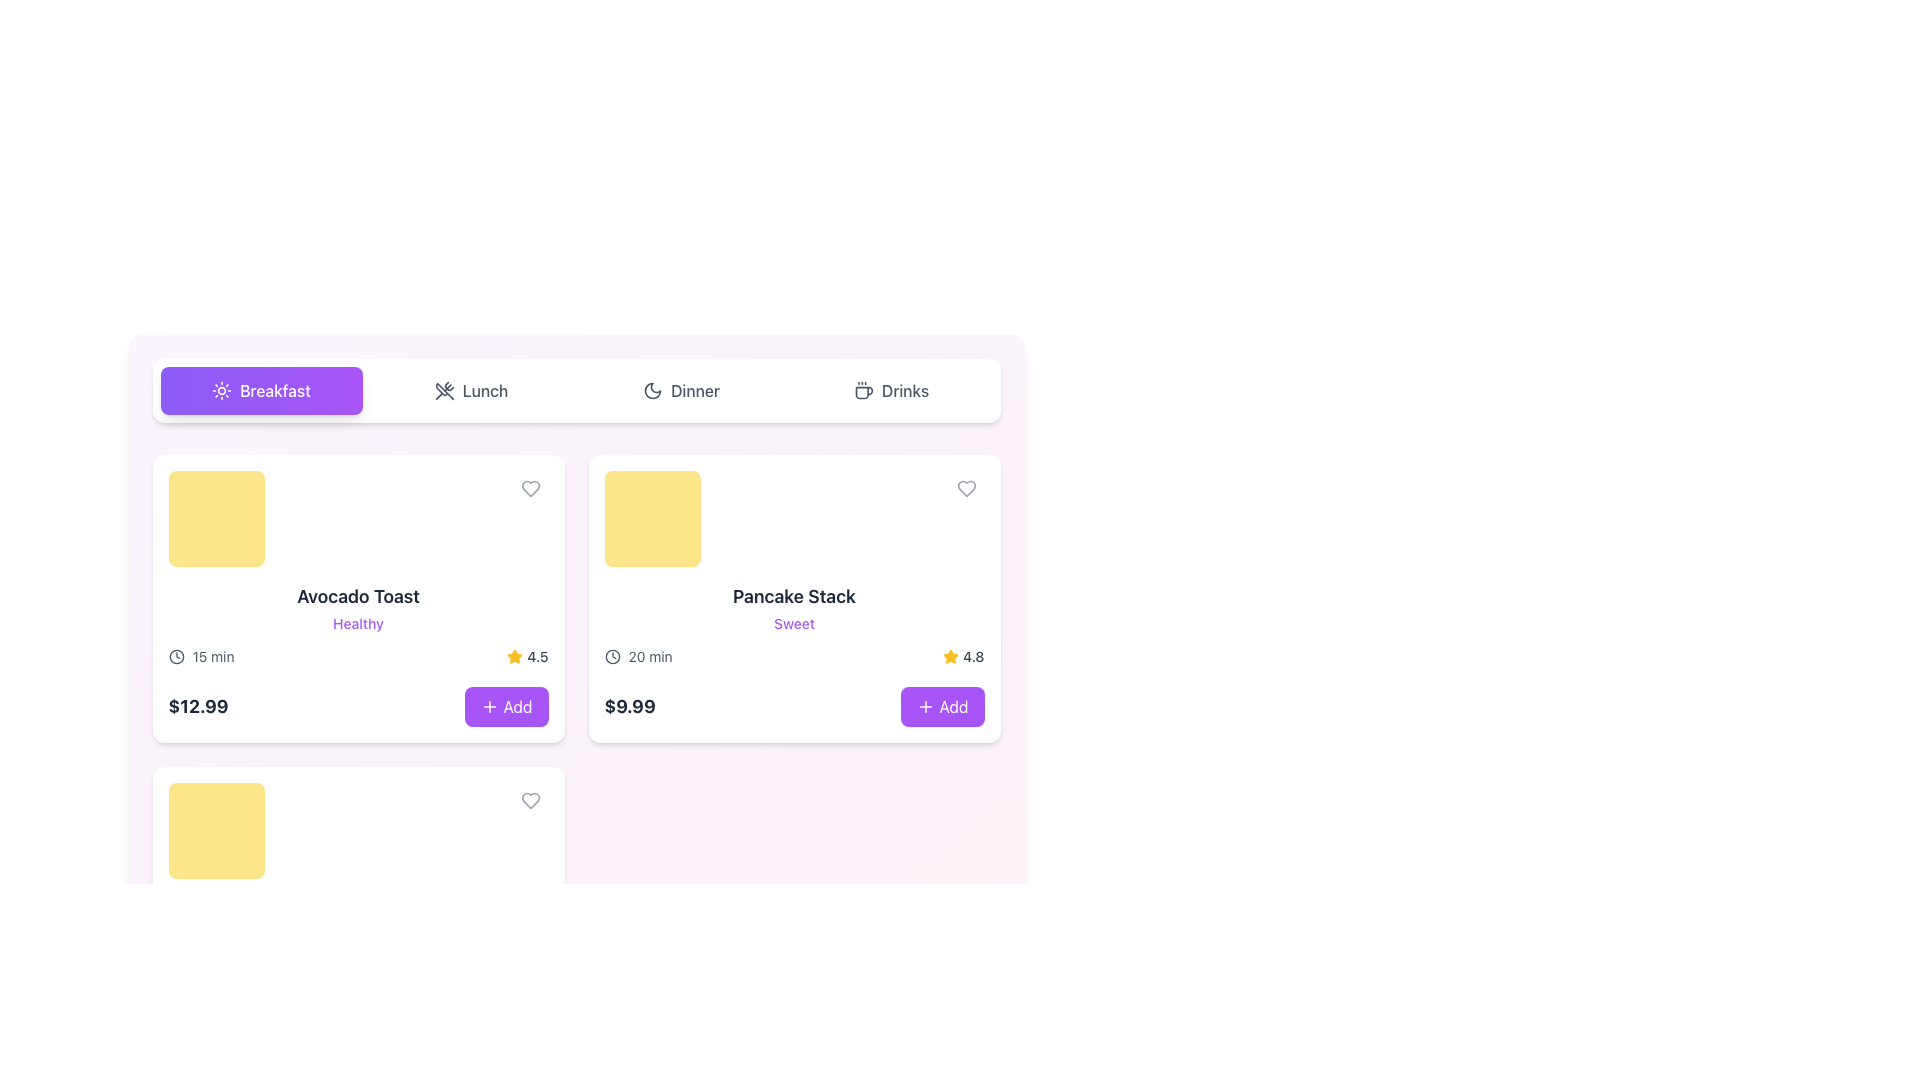 This screenshot has height=1080, width=1920. I want to click on the interactive button on the right-hand side of the layout, so click(507, 1018).